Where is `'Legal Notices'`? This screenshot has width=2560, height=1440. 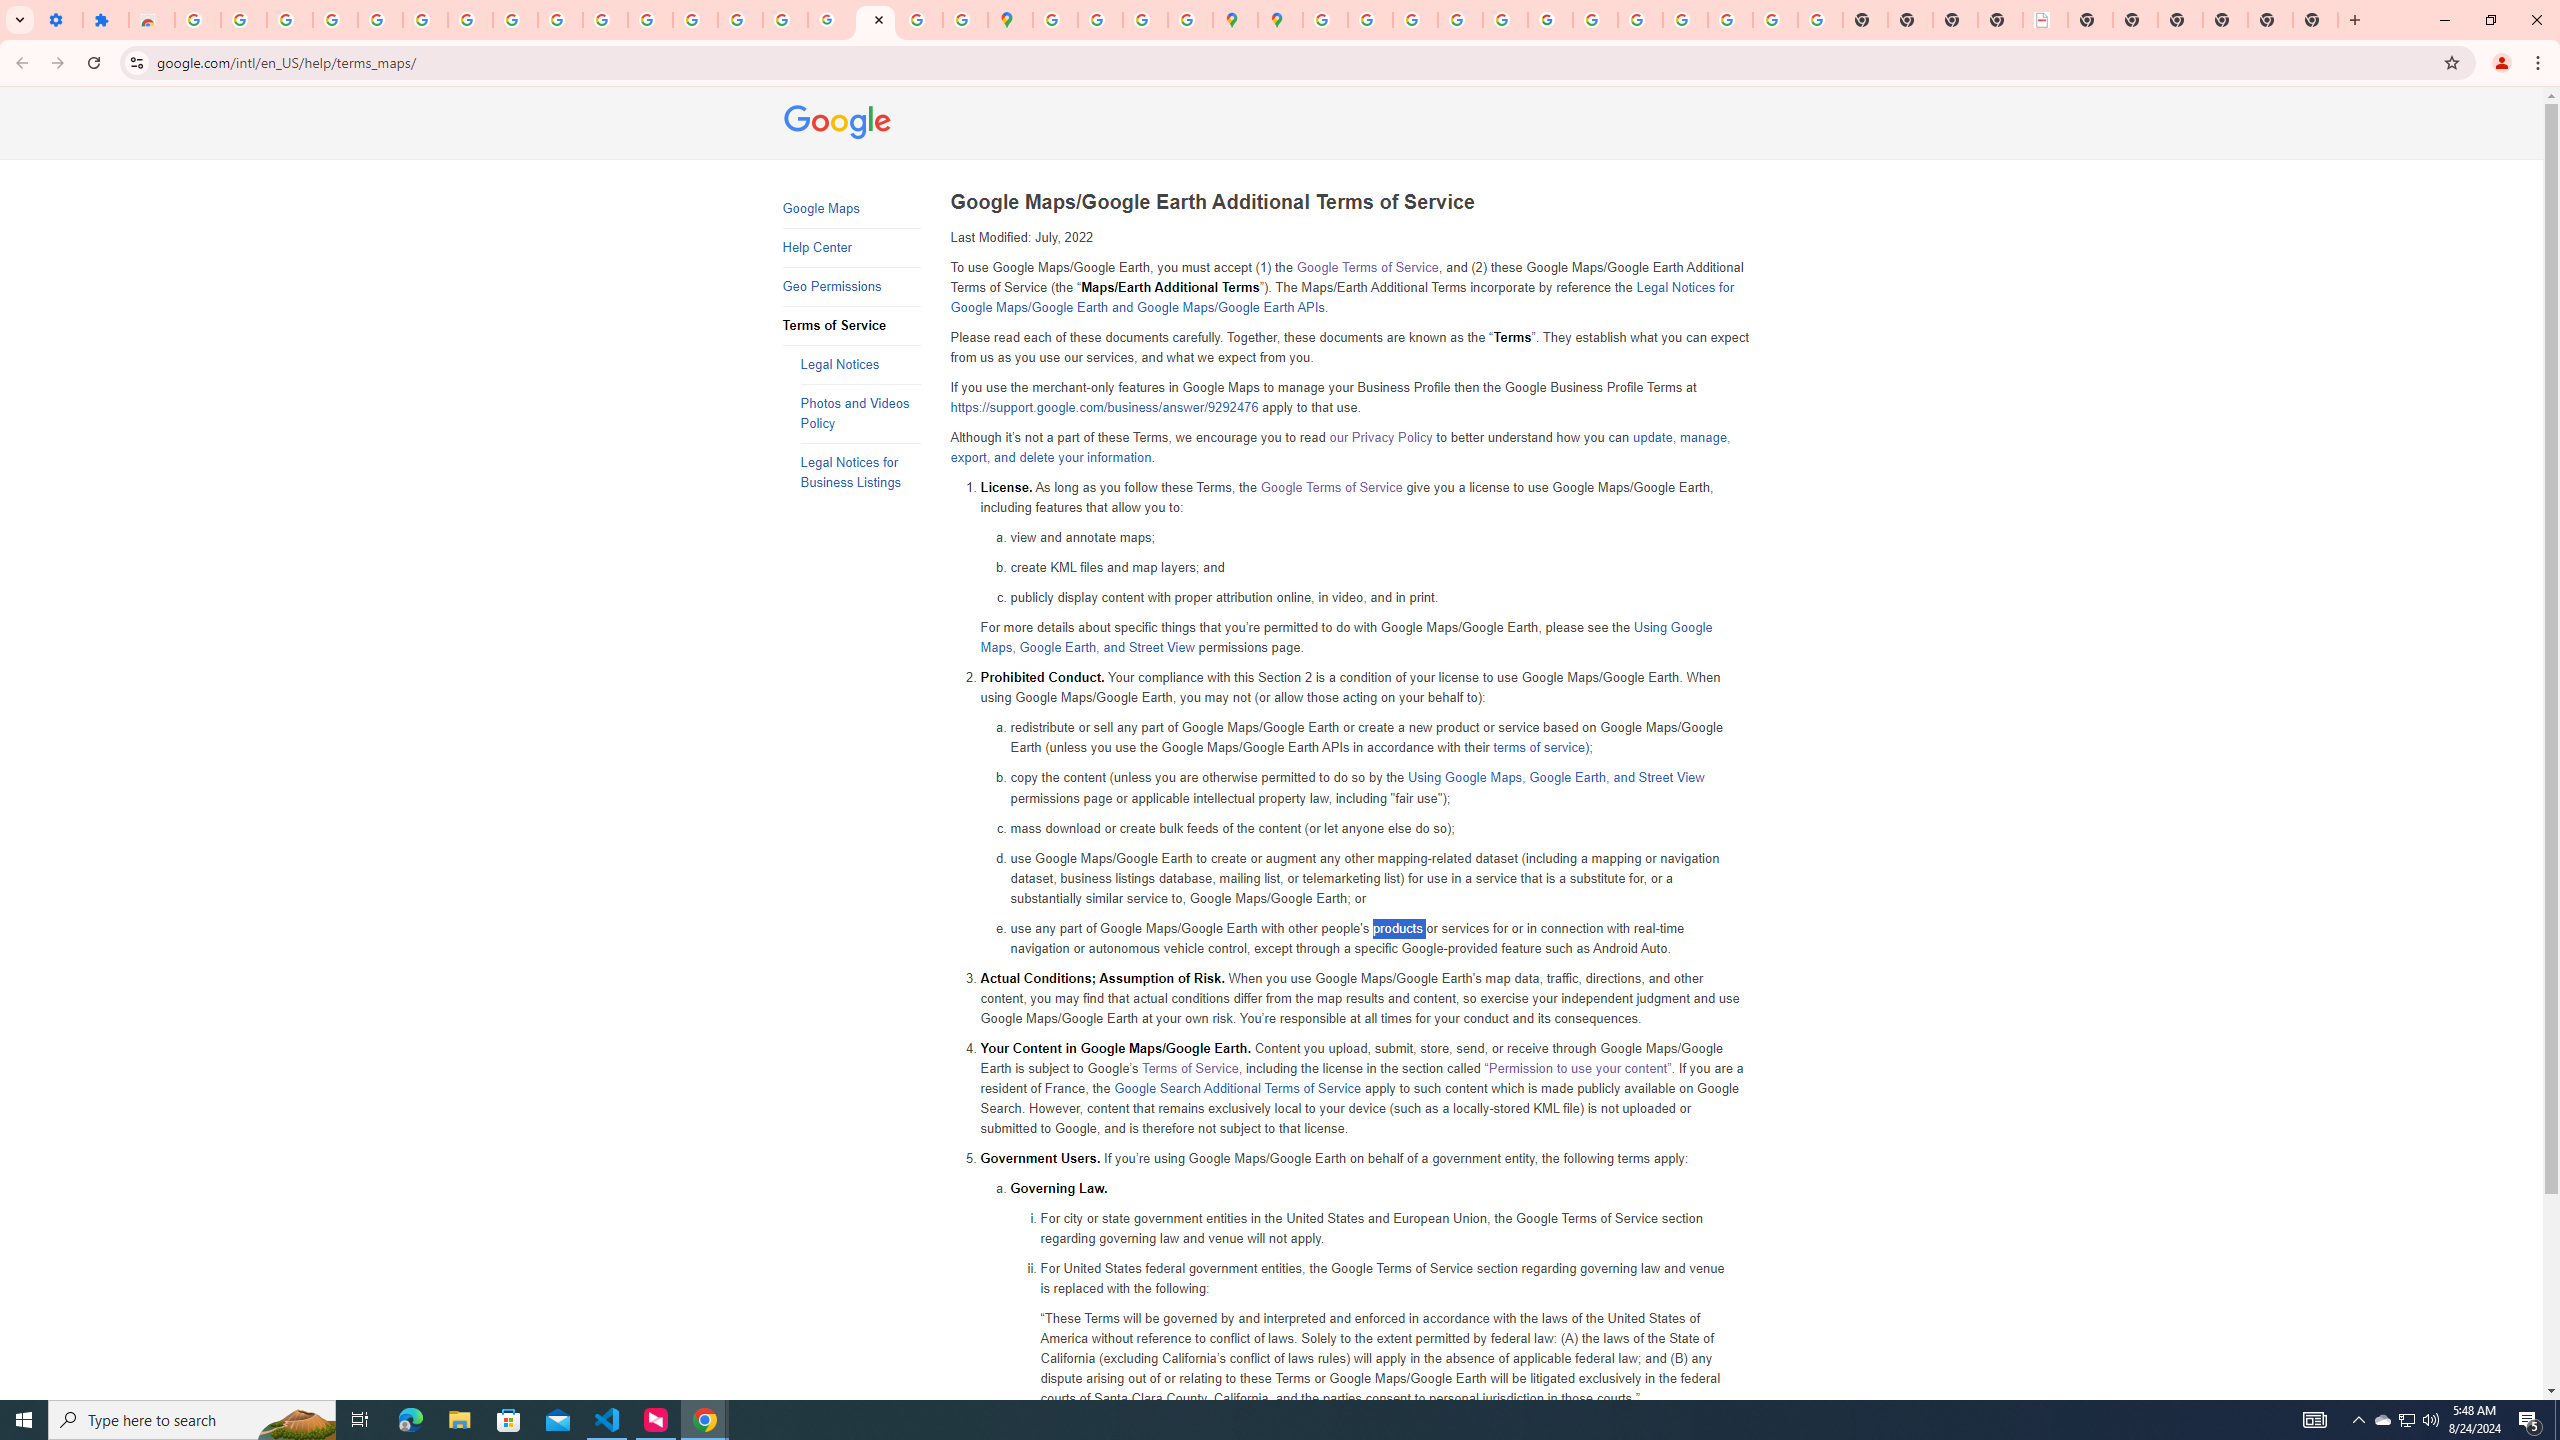 'Legal Notices' is located at coordinates (860, 364).